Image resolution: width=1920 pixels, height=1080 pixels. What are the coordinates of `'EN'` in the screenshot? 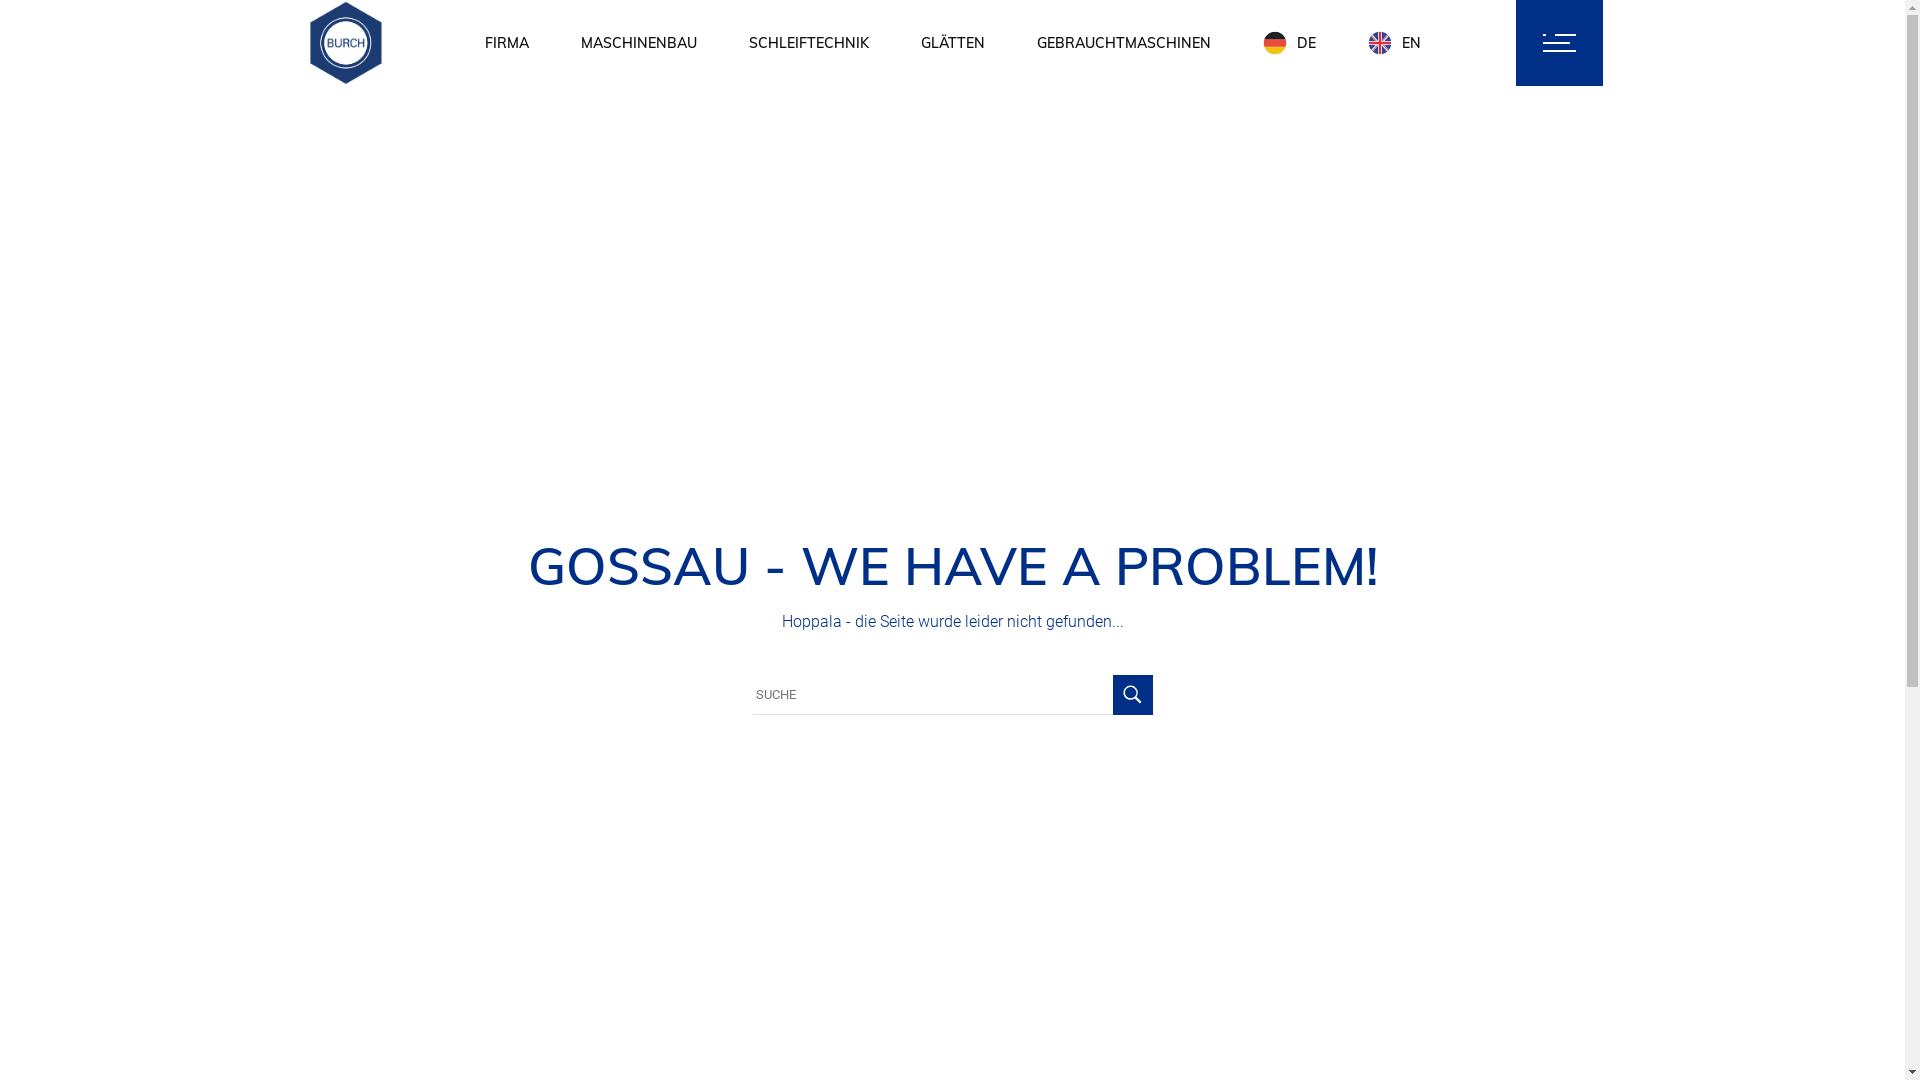 It's located at (1393, 42).